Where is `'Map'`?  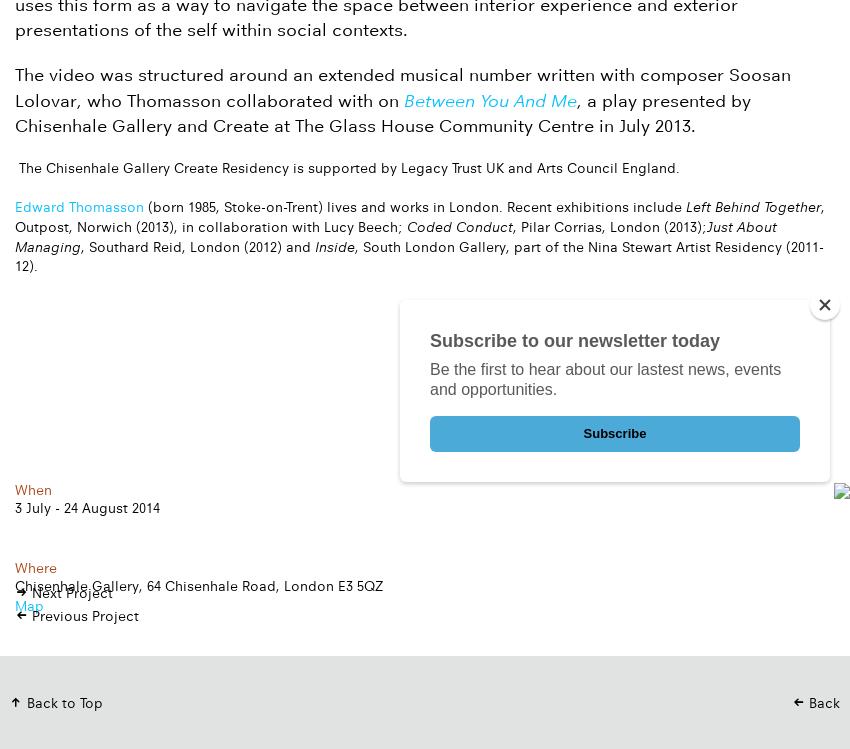
'Map' is located at coordinates (13, 603).